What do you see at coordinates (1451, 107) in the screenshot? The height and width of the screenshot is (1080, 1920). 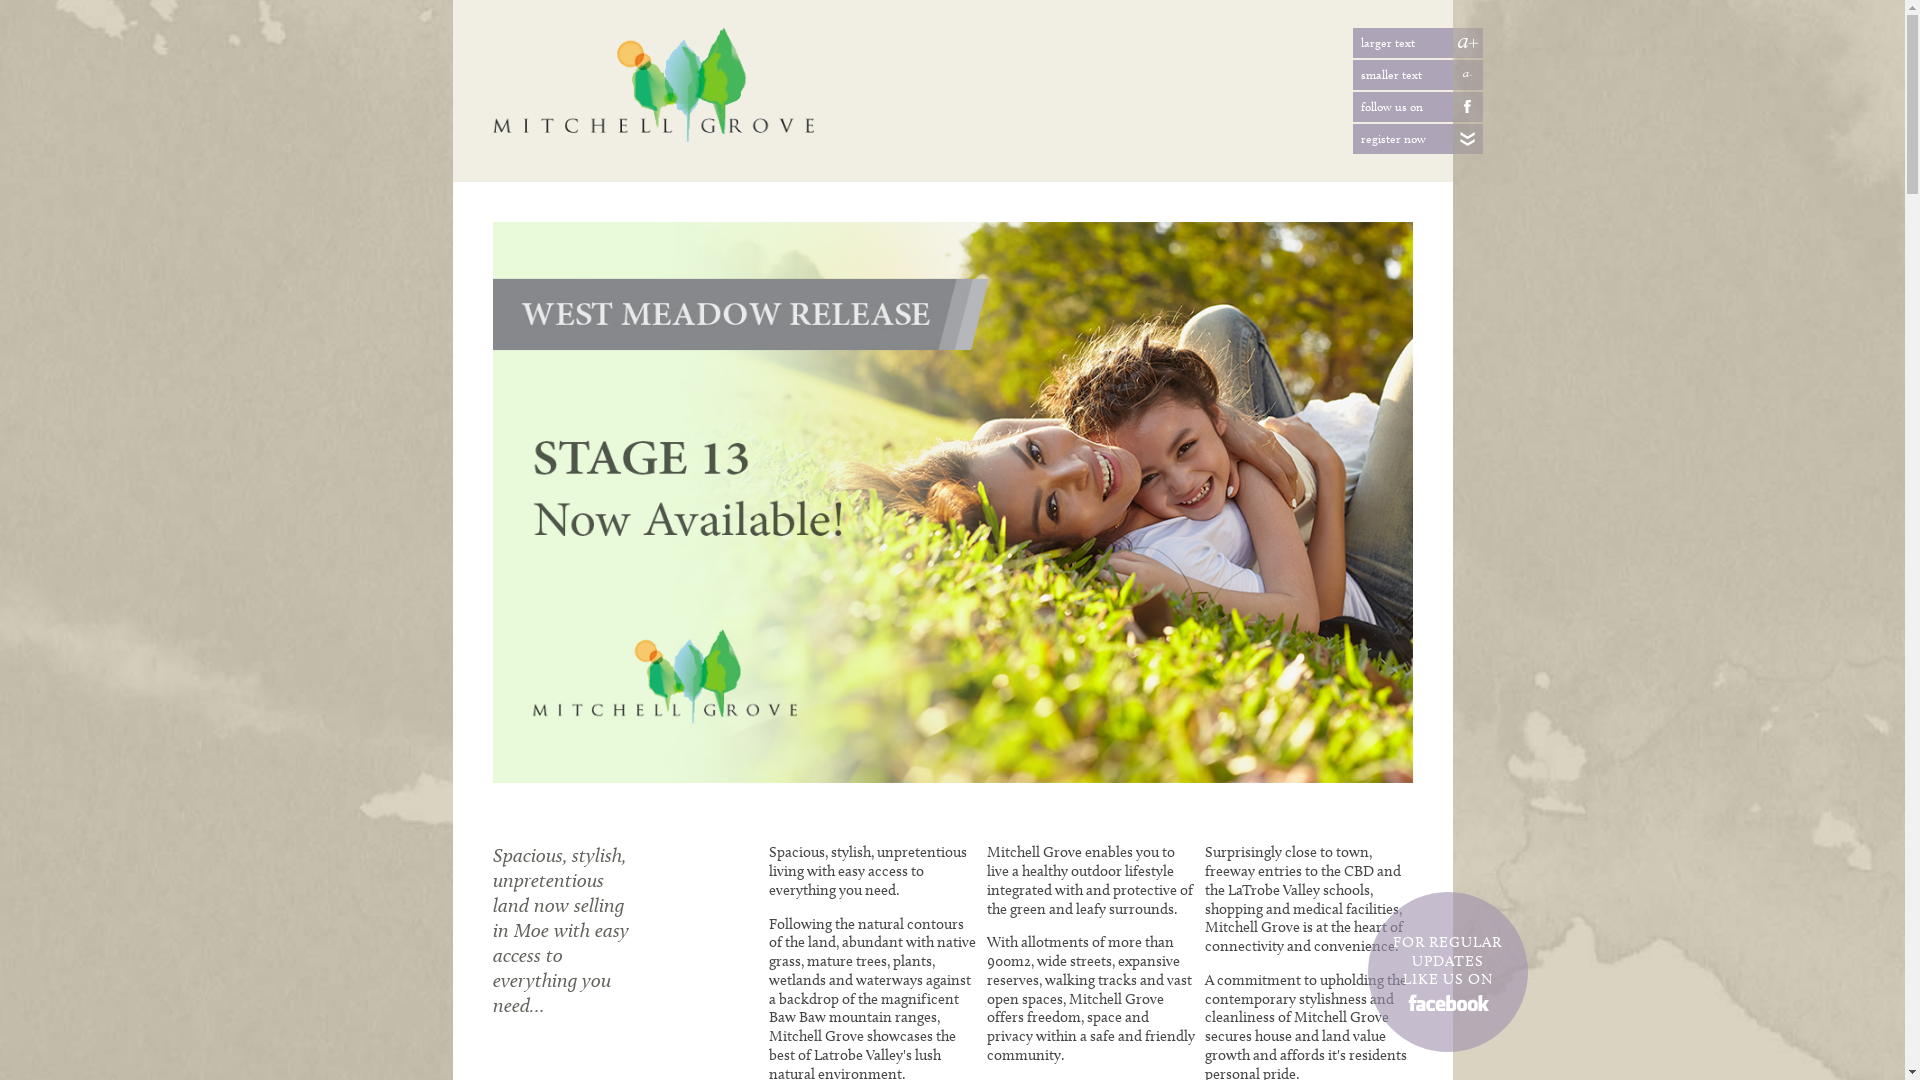 I see `'follow us on'` at bounding box center [1451, 107].